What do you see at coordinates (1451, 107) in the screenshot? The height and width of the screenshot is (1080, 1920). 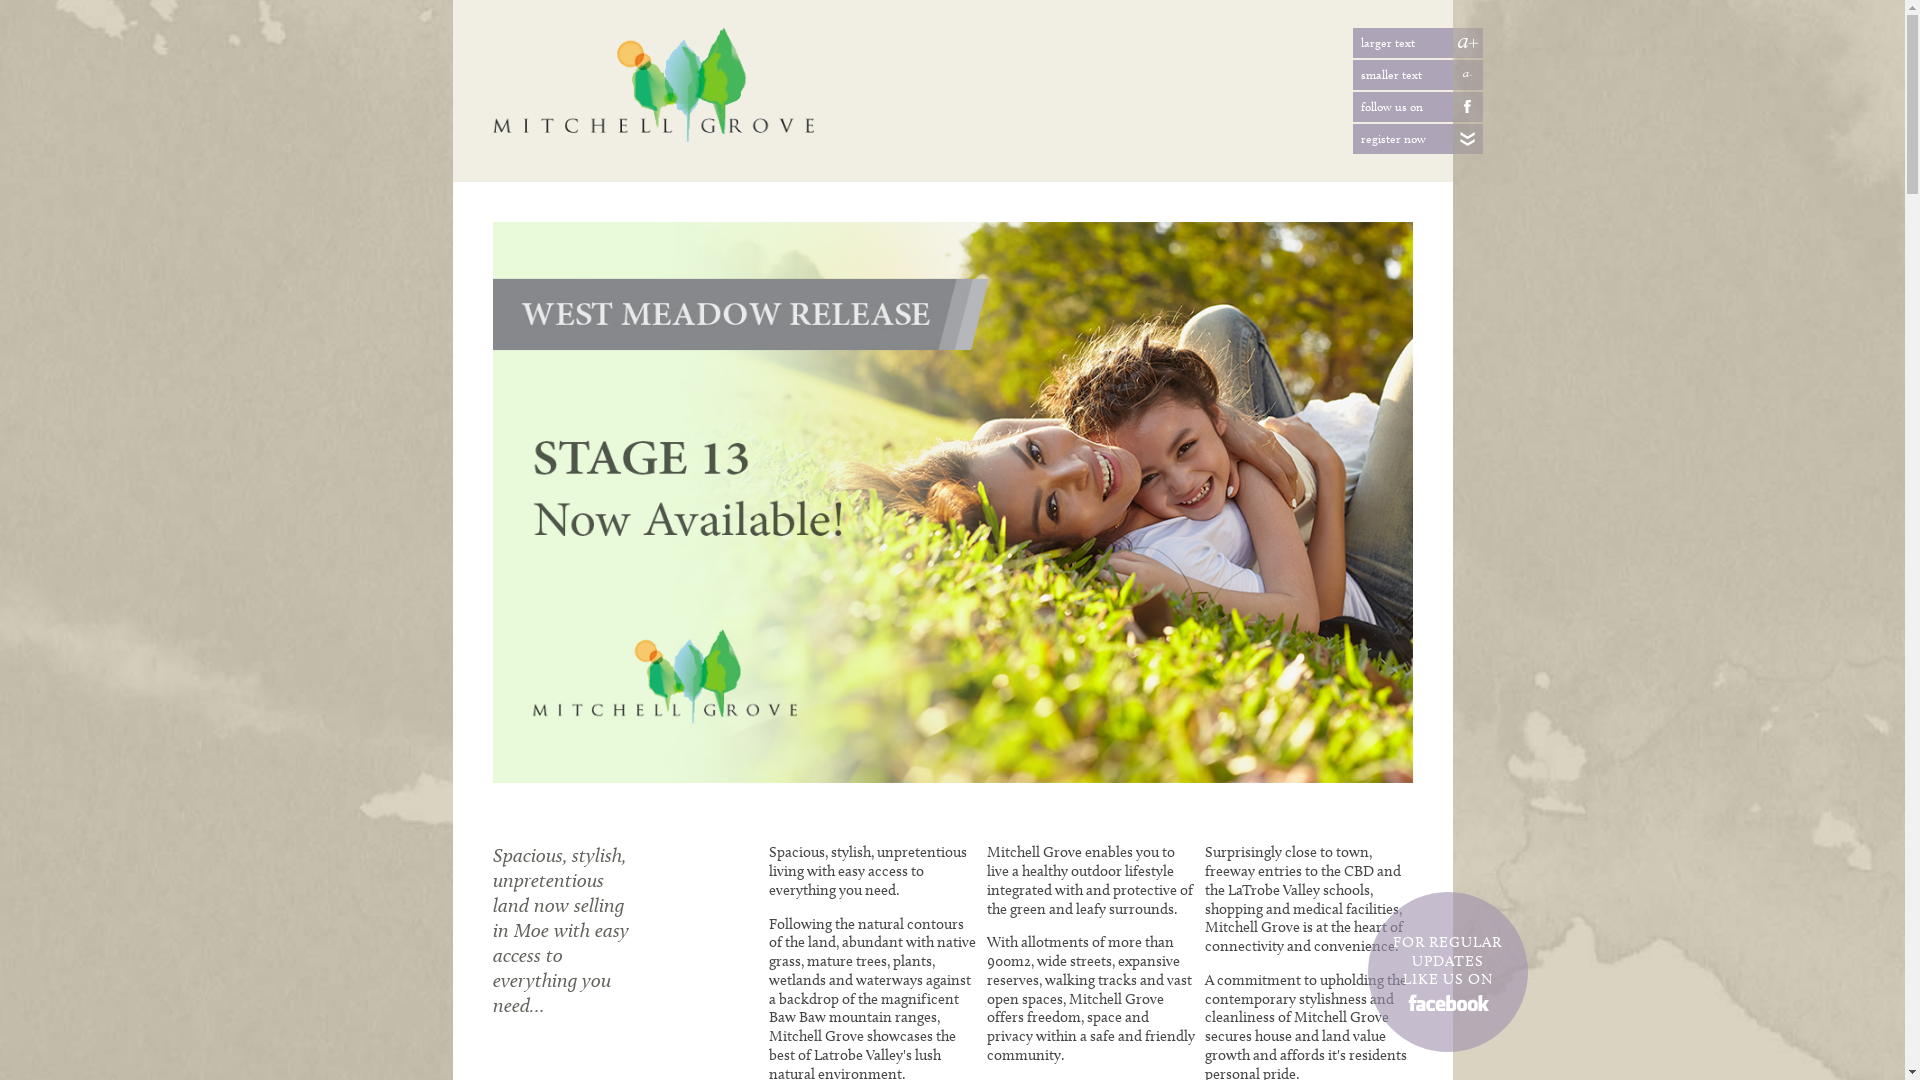 I see `'follow us on'` at bounding box center [1451, 107].